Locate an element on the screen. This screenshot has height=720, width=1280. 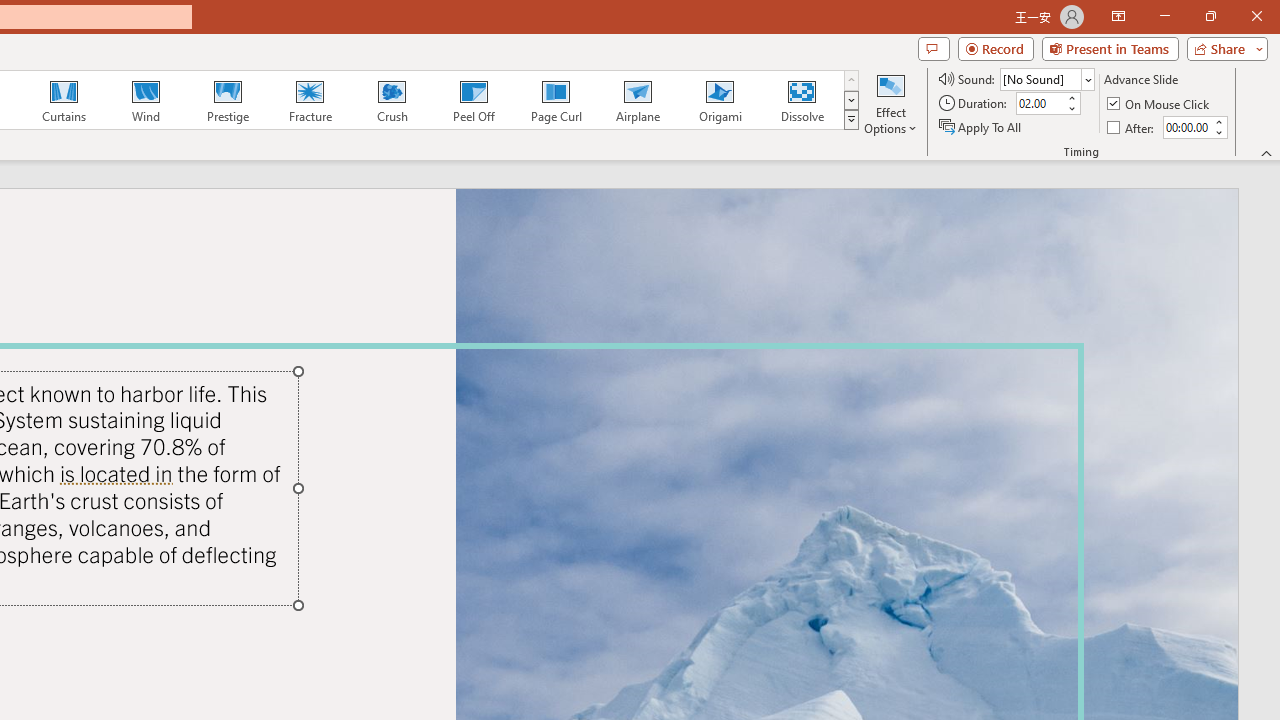
'Duration' is located at coordinates (1040, 103).